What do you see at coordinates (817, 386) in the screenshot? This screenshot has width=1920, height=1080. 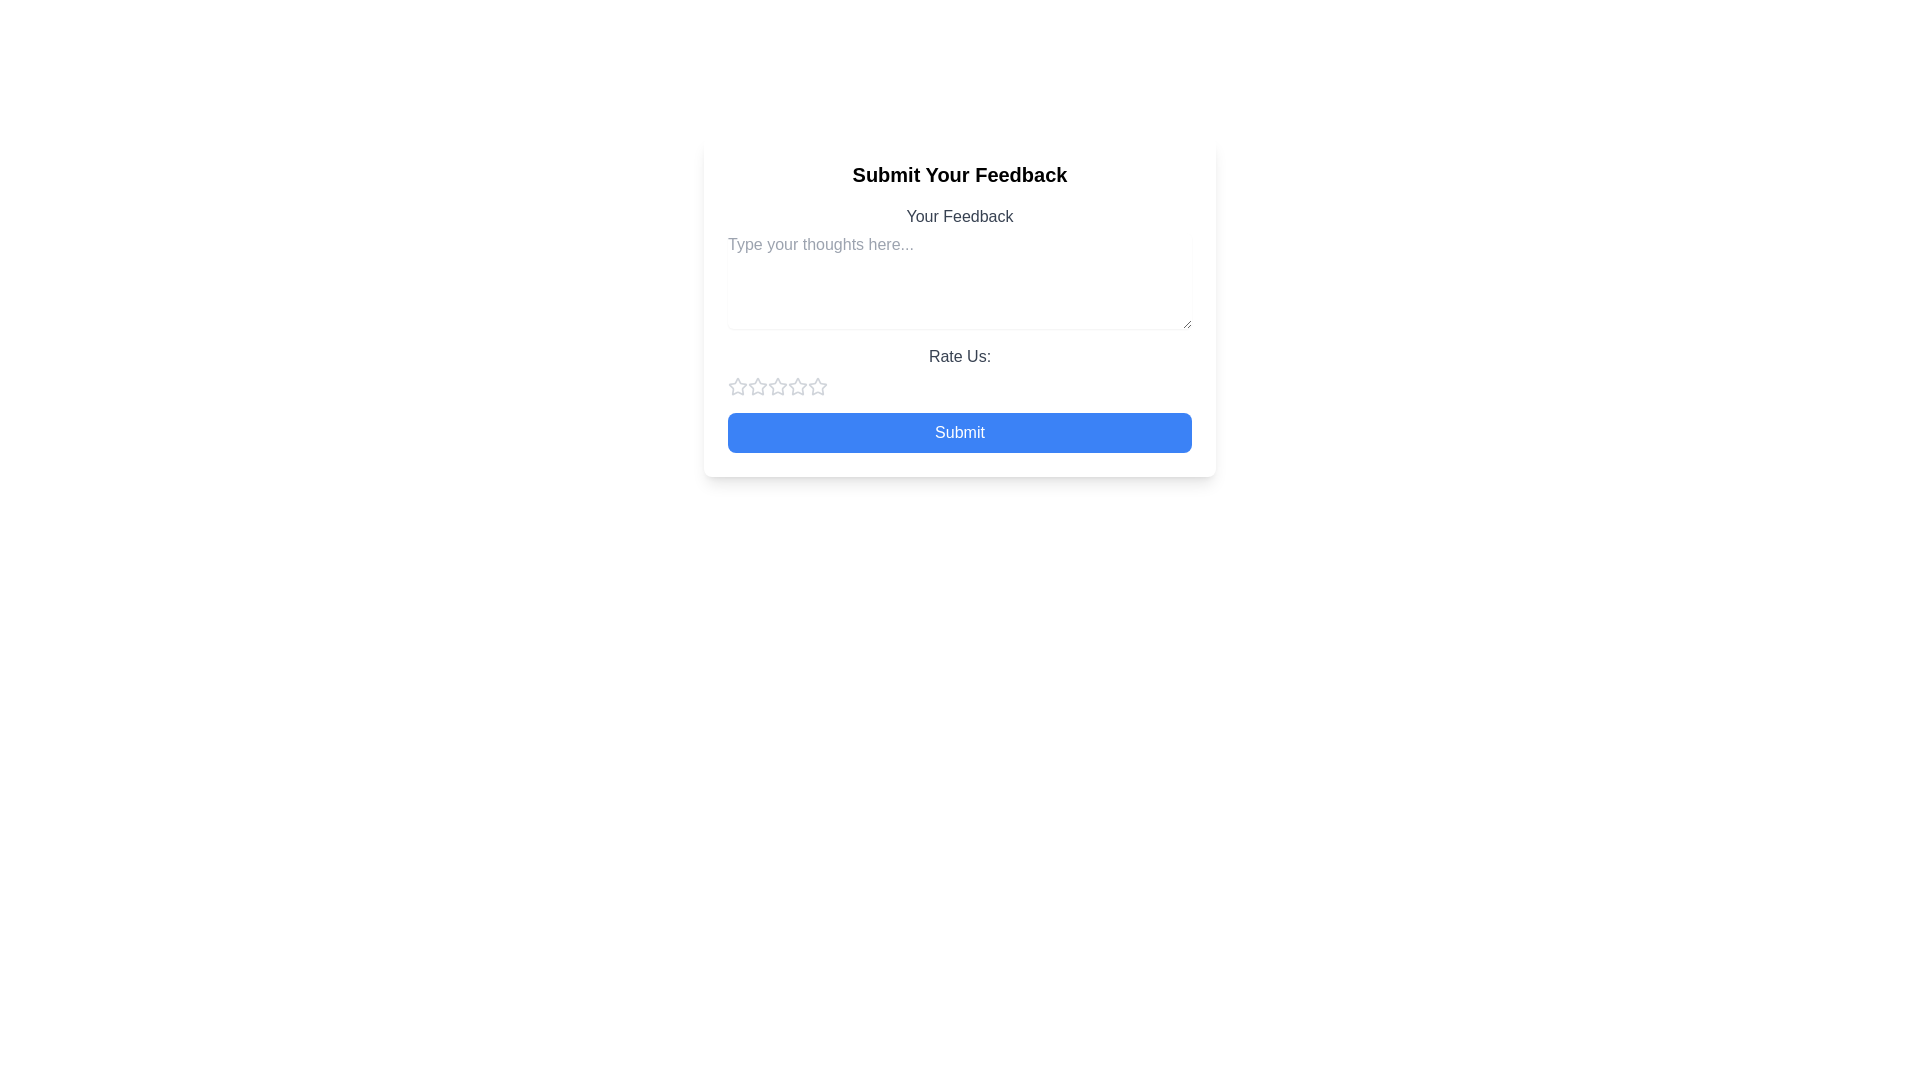 I see `the second star icon in the 'Rate Us' section of the feedback submission form` at bounding box center [817, 386].